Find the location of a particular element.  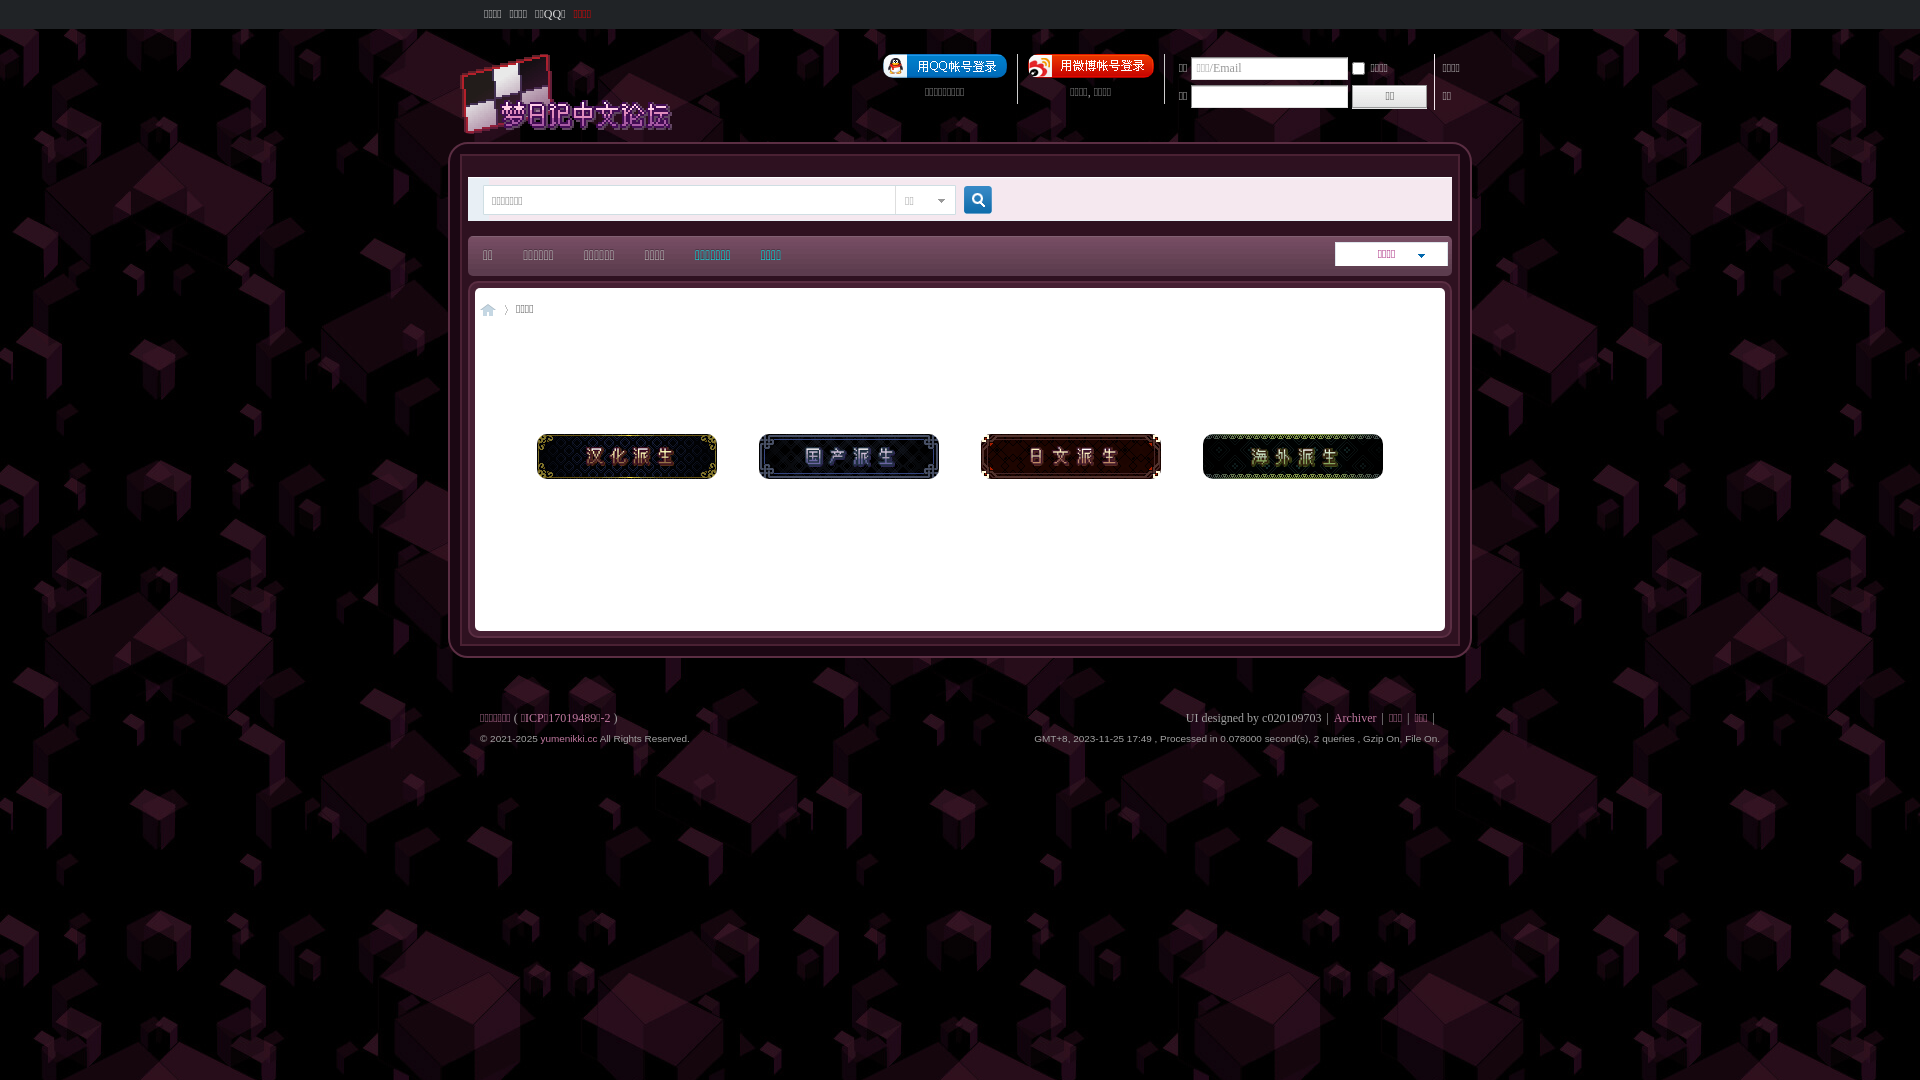

'yumenikki.cc' is located at coordinates (567, 738).